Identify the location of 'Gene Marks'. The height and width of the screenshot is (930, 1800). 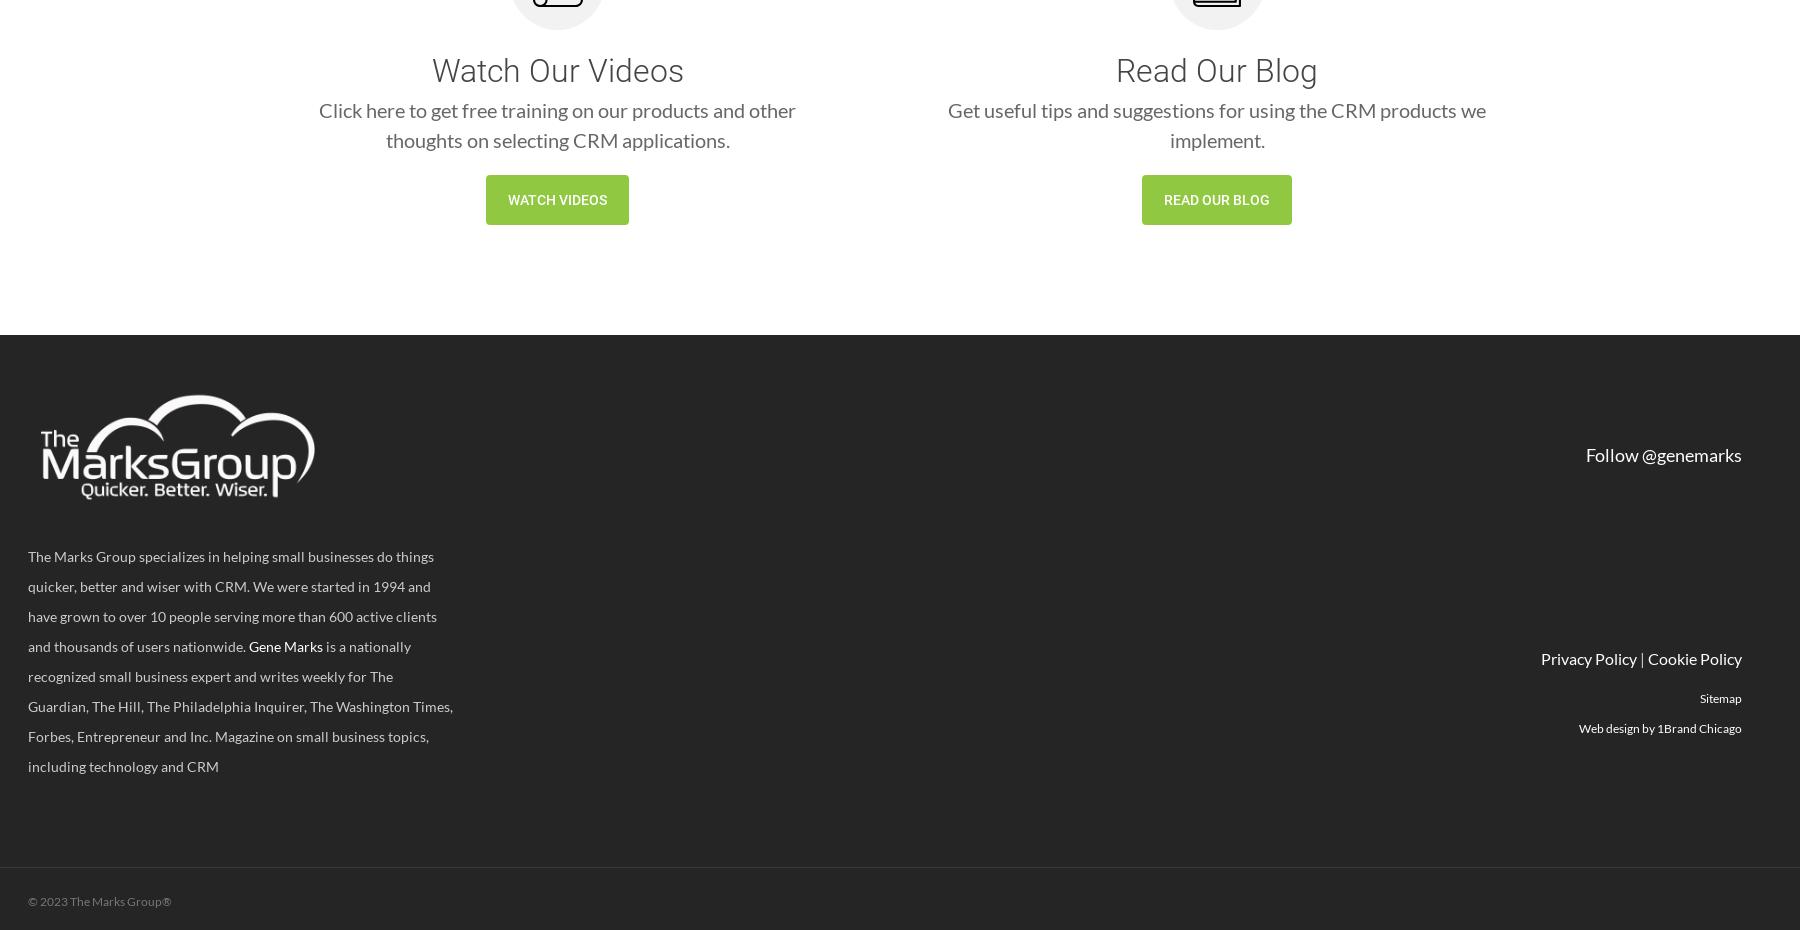
(247, 644).